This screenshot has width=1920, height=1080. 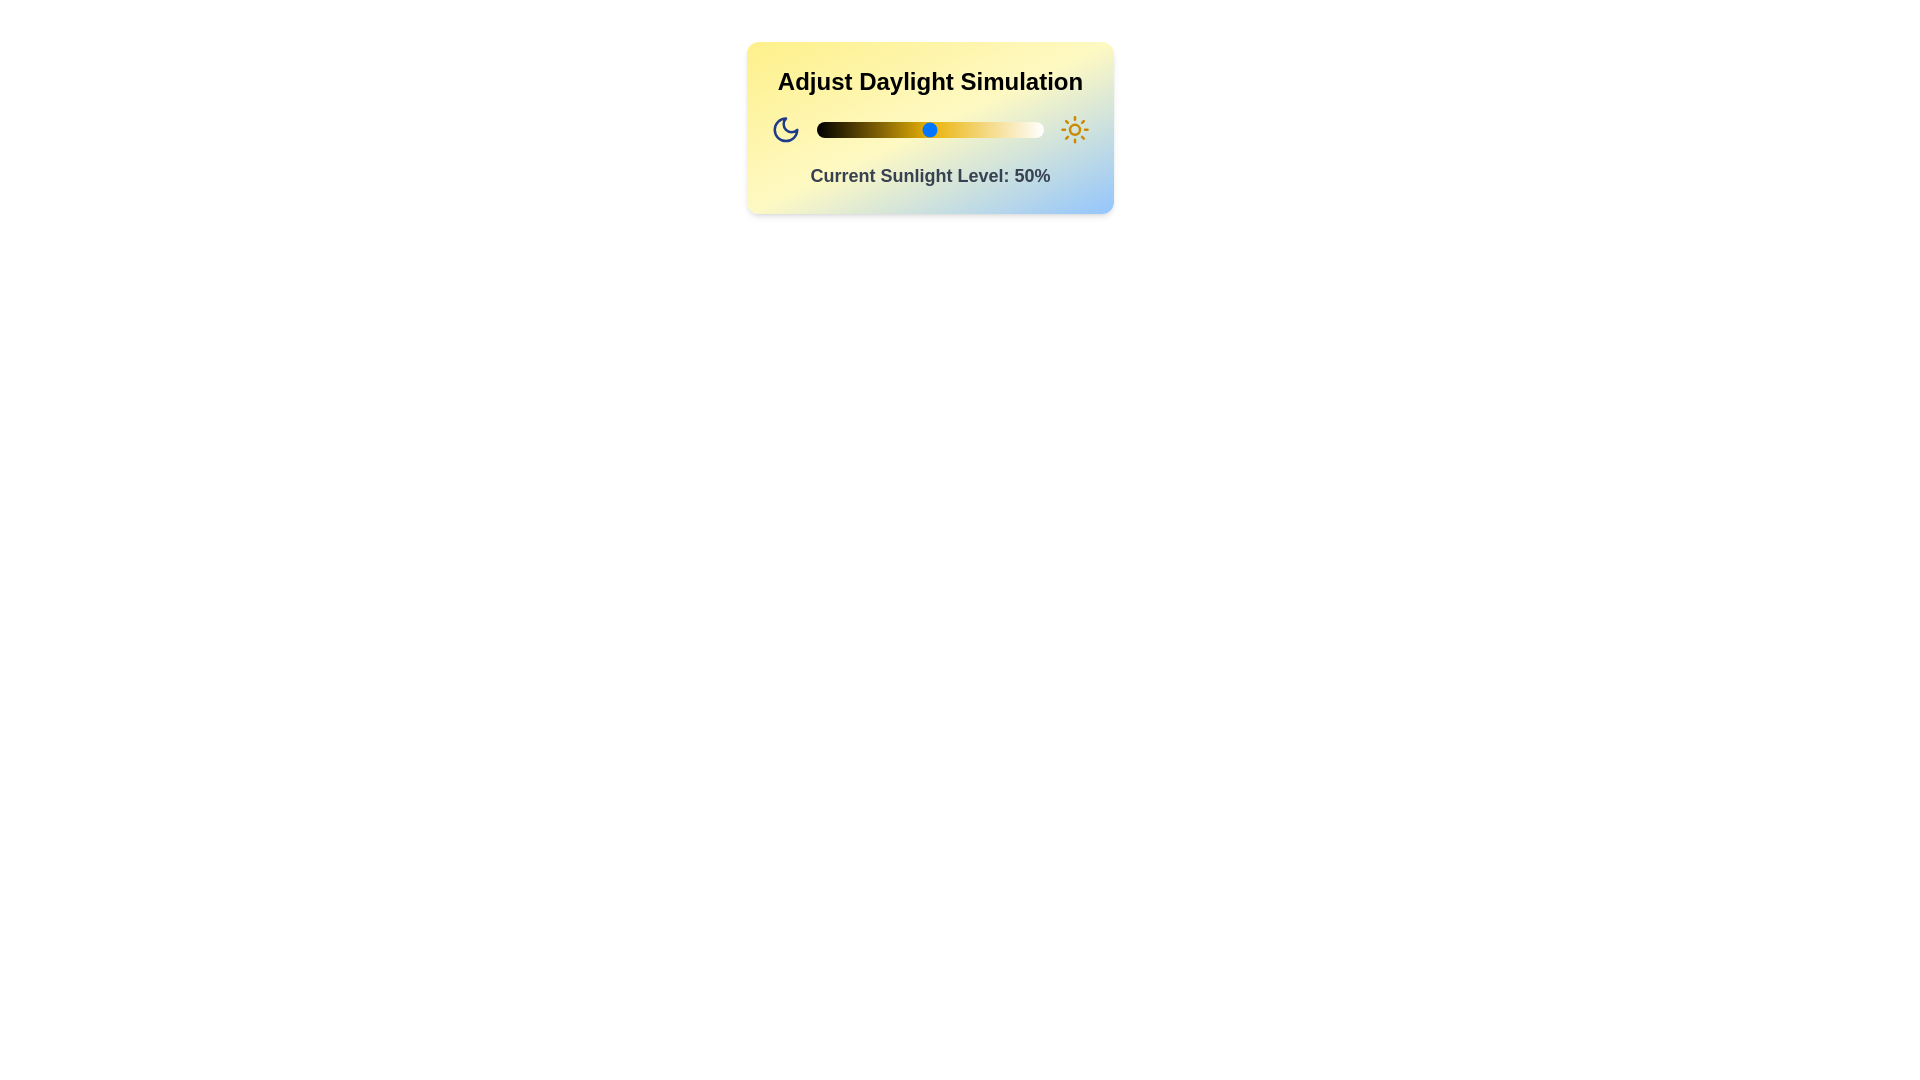 What do you see at coordinates (1040, 130) in the screenshot?
I see `the sunlight level to 99% by interacting with the slider` at bounding box center [1040, 130].